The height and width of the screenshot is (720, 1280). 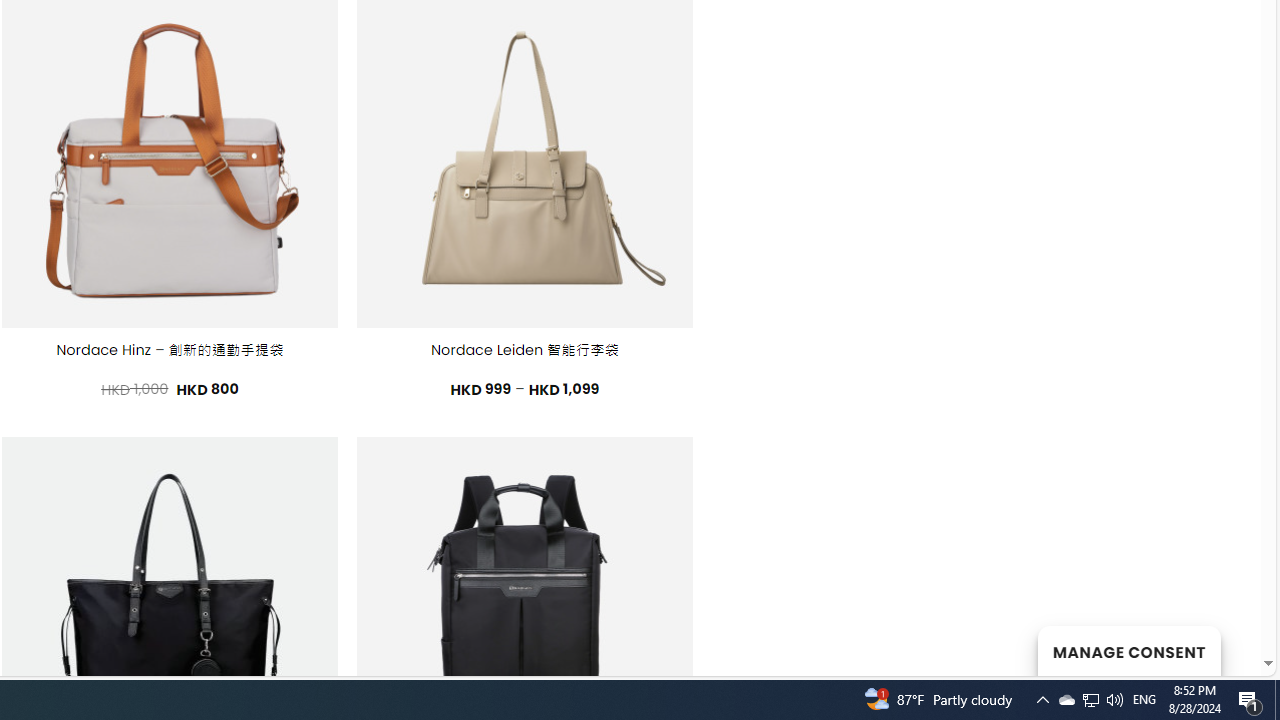 What do you see at coordinates (1128, 650) in the screenshot?
I see `'MANAGE CONSENT'` at bounding box center [1128, 650].